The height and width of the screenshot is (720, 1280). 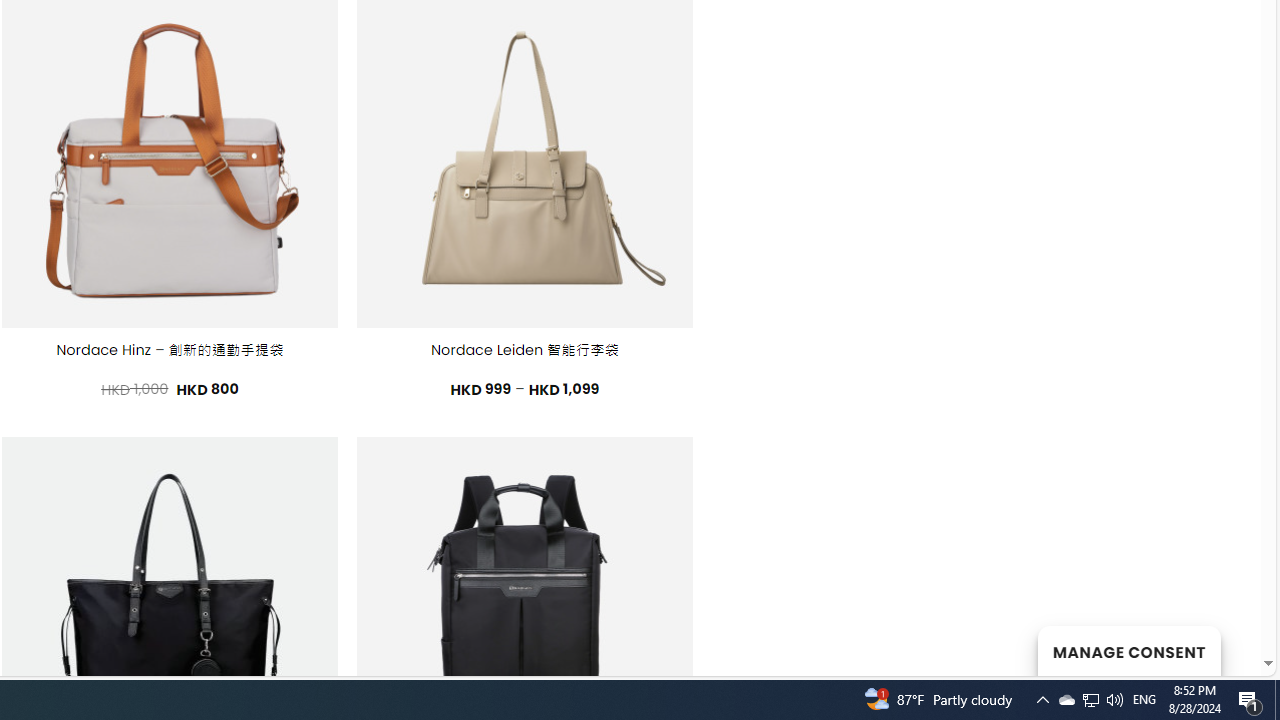 What do you see at coordinates (1128, 650) in the screenshot?
I see `'MANAGE CONSENT'` at bounding box center [1128, 650].